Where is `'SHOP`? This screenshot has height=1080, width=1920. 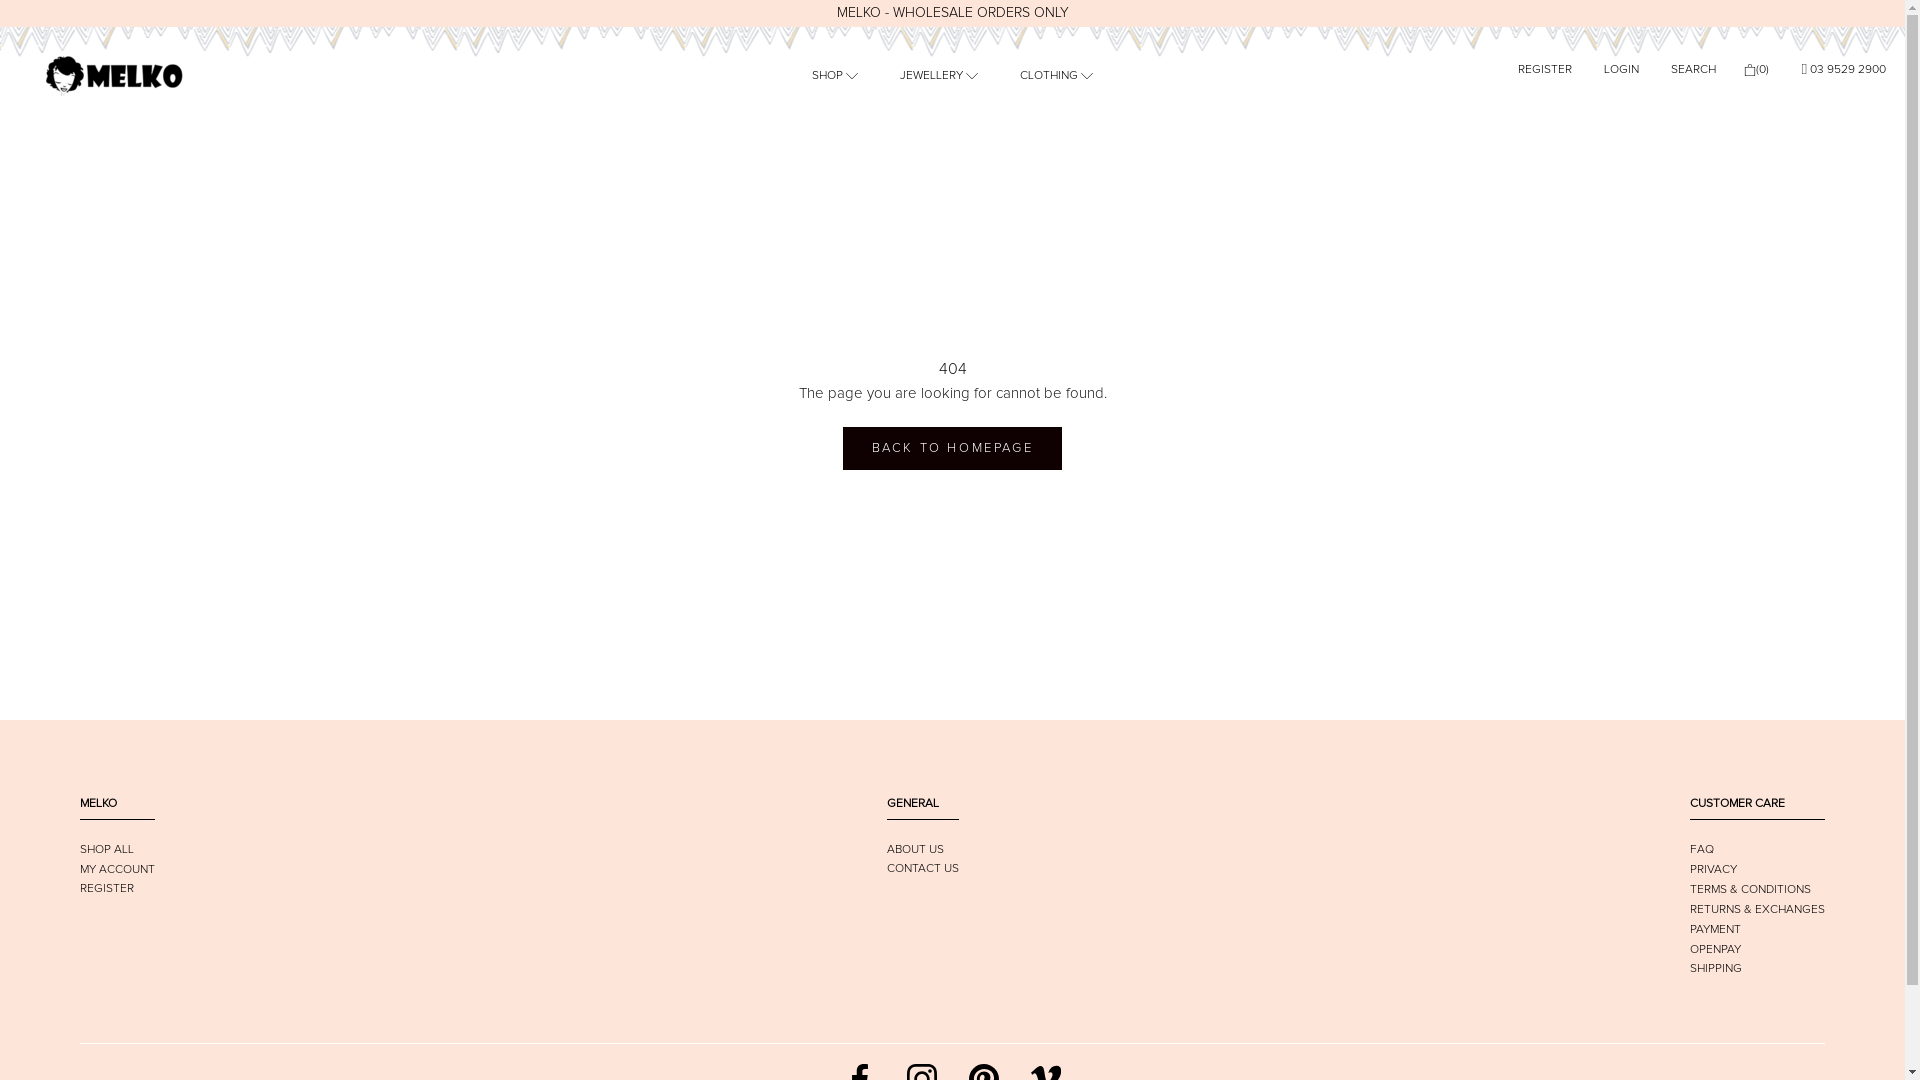
'SHOP is located at coordinates (835, 75).